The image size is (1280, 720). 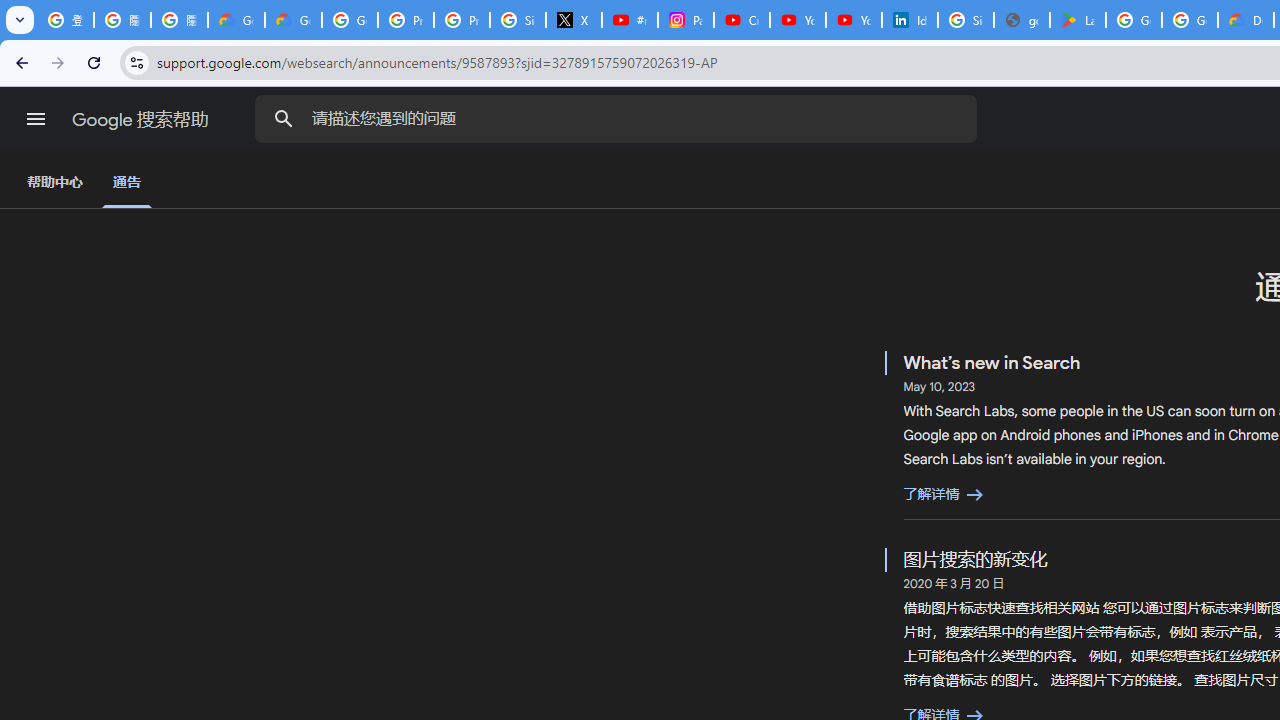 I want to click on 'Privacy Help Center - Policies Help', so click(x=461, y=20).